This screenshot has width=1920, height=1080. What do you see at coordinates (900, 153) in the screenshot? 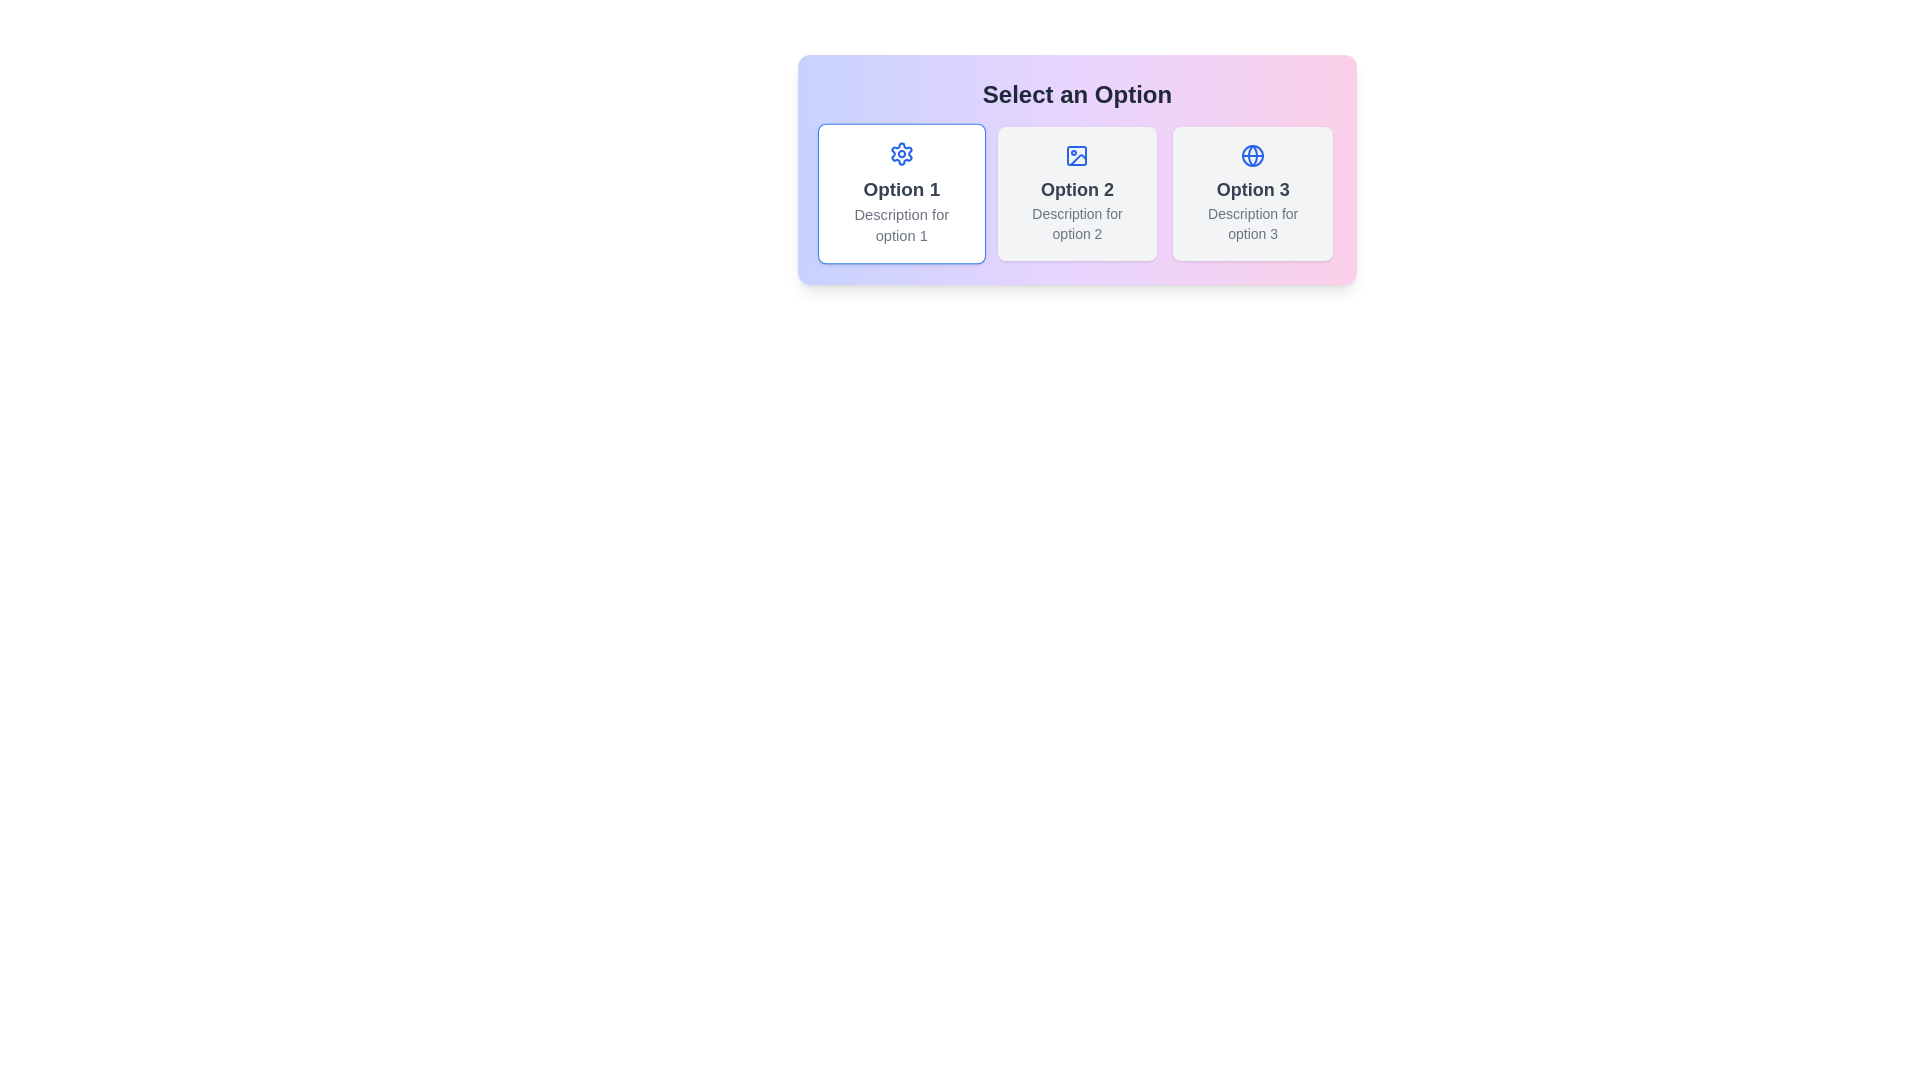
I see `the graphical icon within the first option card, which indicates a settings or configuration choice, to interact with the option card it belongs to` at bounding box center [900, 153].